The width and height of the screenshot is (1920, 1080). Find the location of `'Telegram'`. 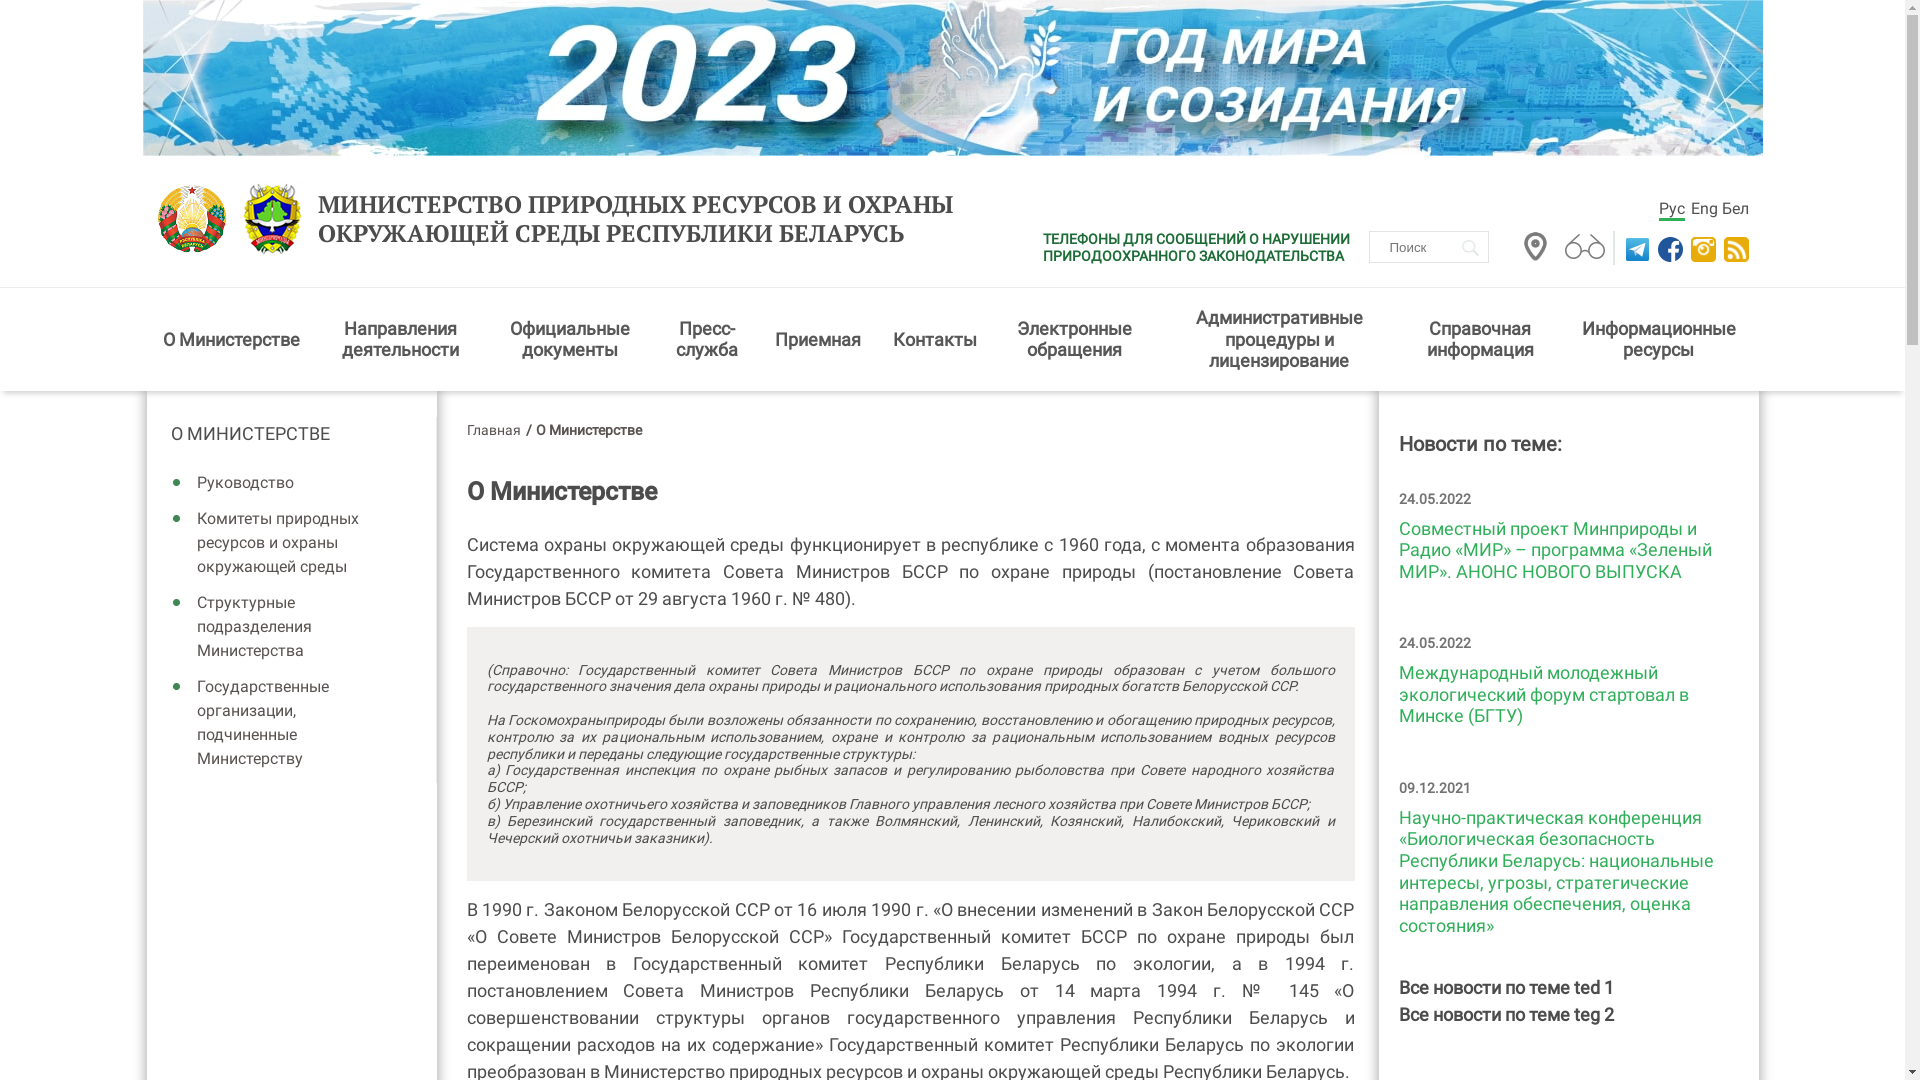

'Telegram' is located at coordinates (1620, 248).